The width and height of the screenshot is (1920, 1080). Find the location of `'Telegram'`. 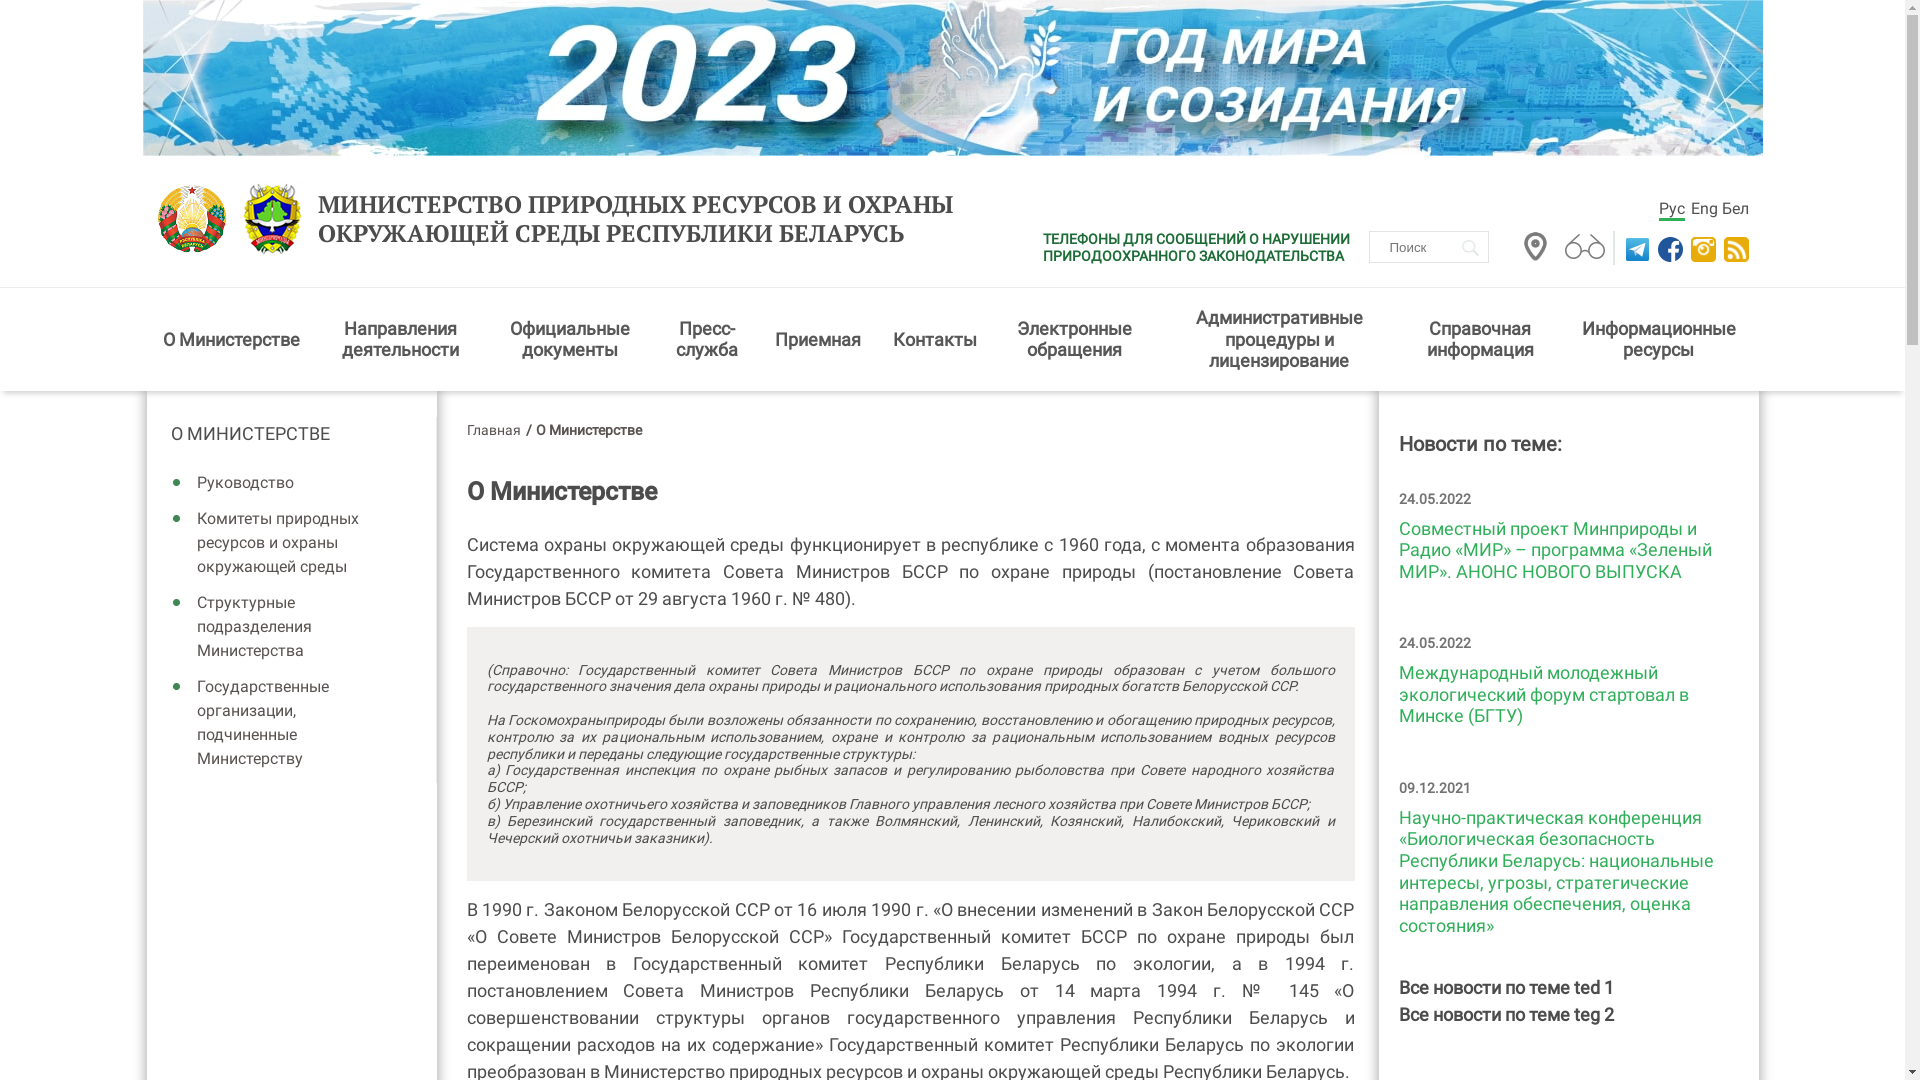

'Telegram' is located at coordinates (1620, 248).